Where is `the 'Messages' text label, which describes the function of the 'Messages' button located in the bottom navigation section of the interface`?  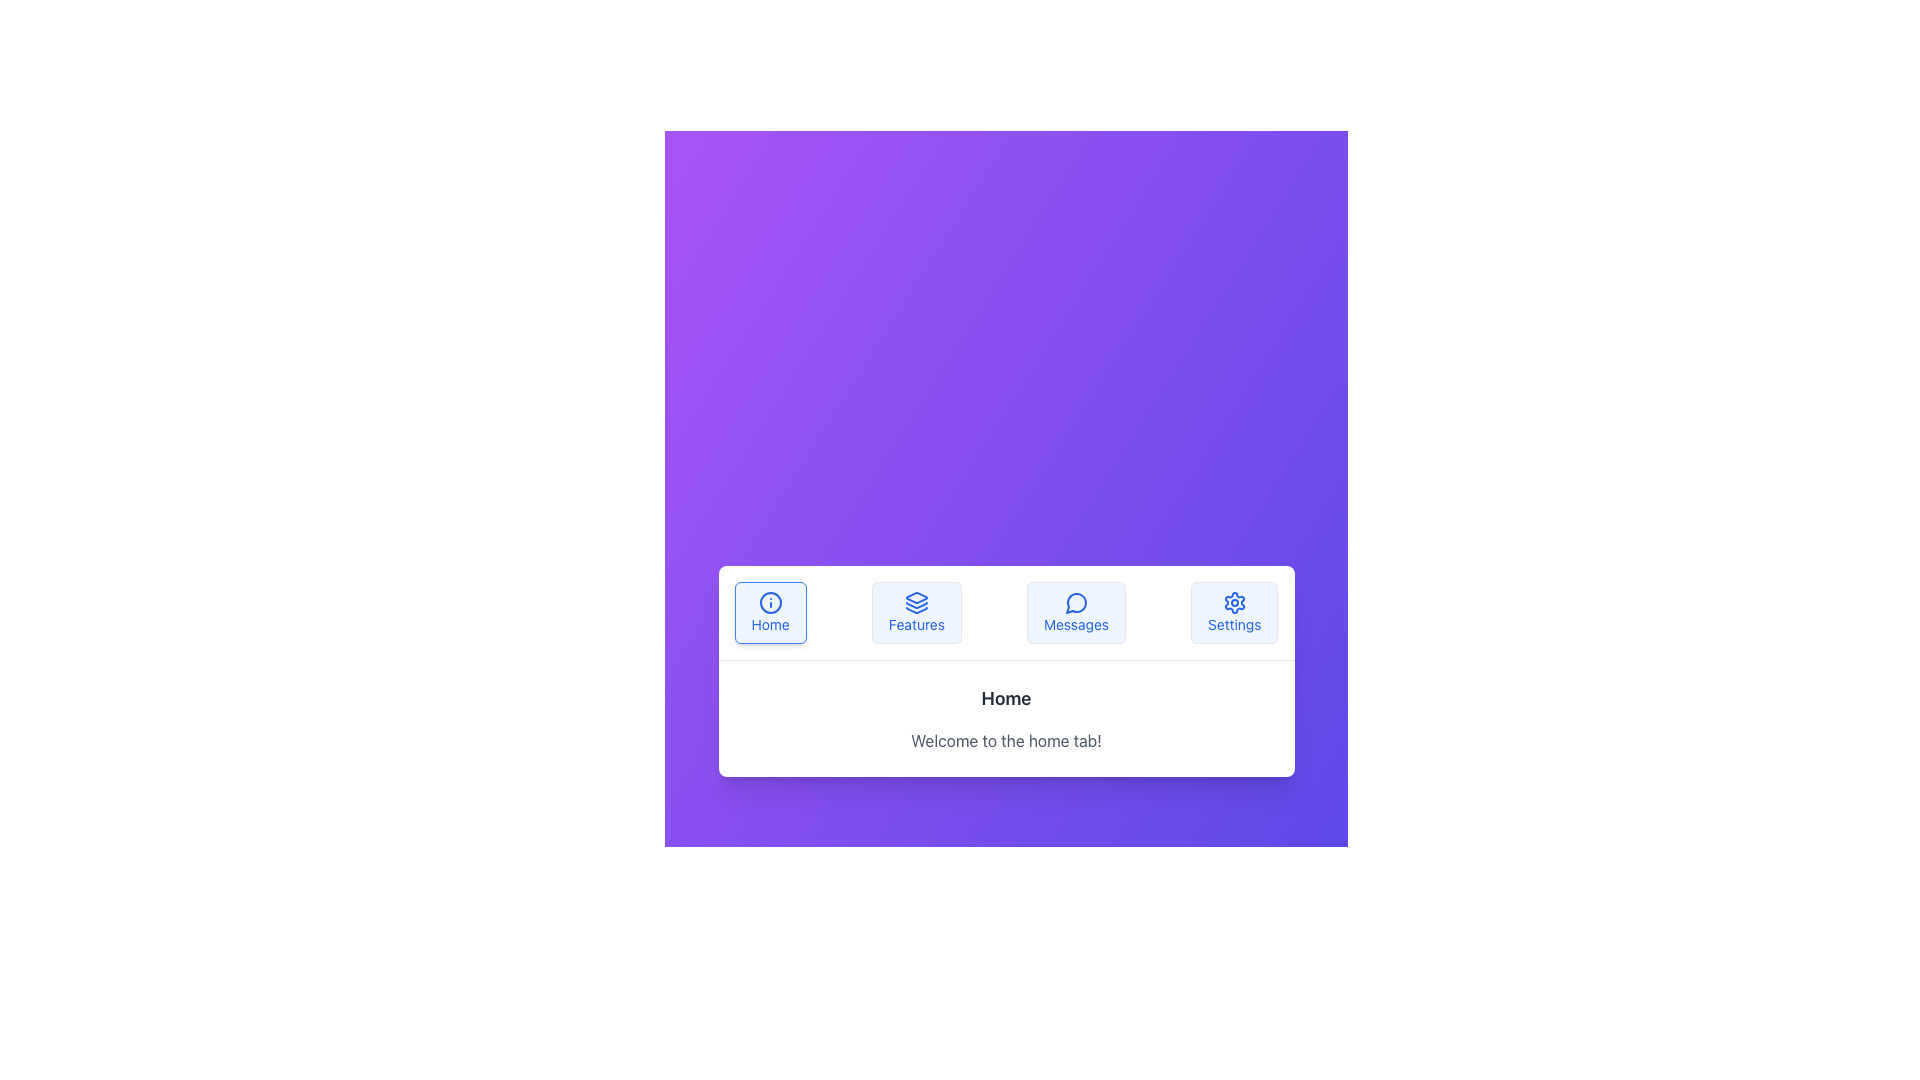
the 'Messages' text label, which describes the function of the 'Messages' button located in the bottom navigation section of the interface is located at coordinates (1075, 623).